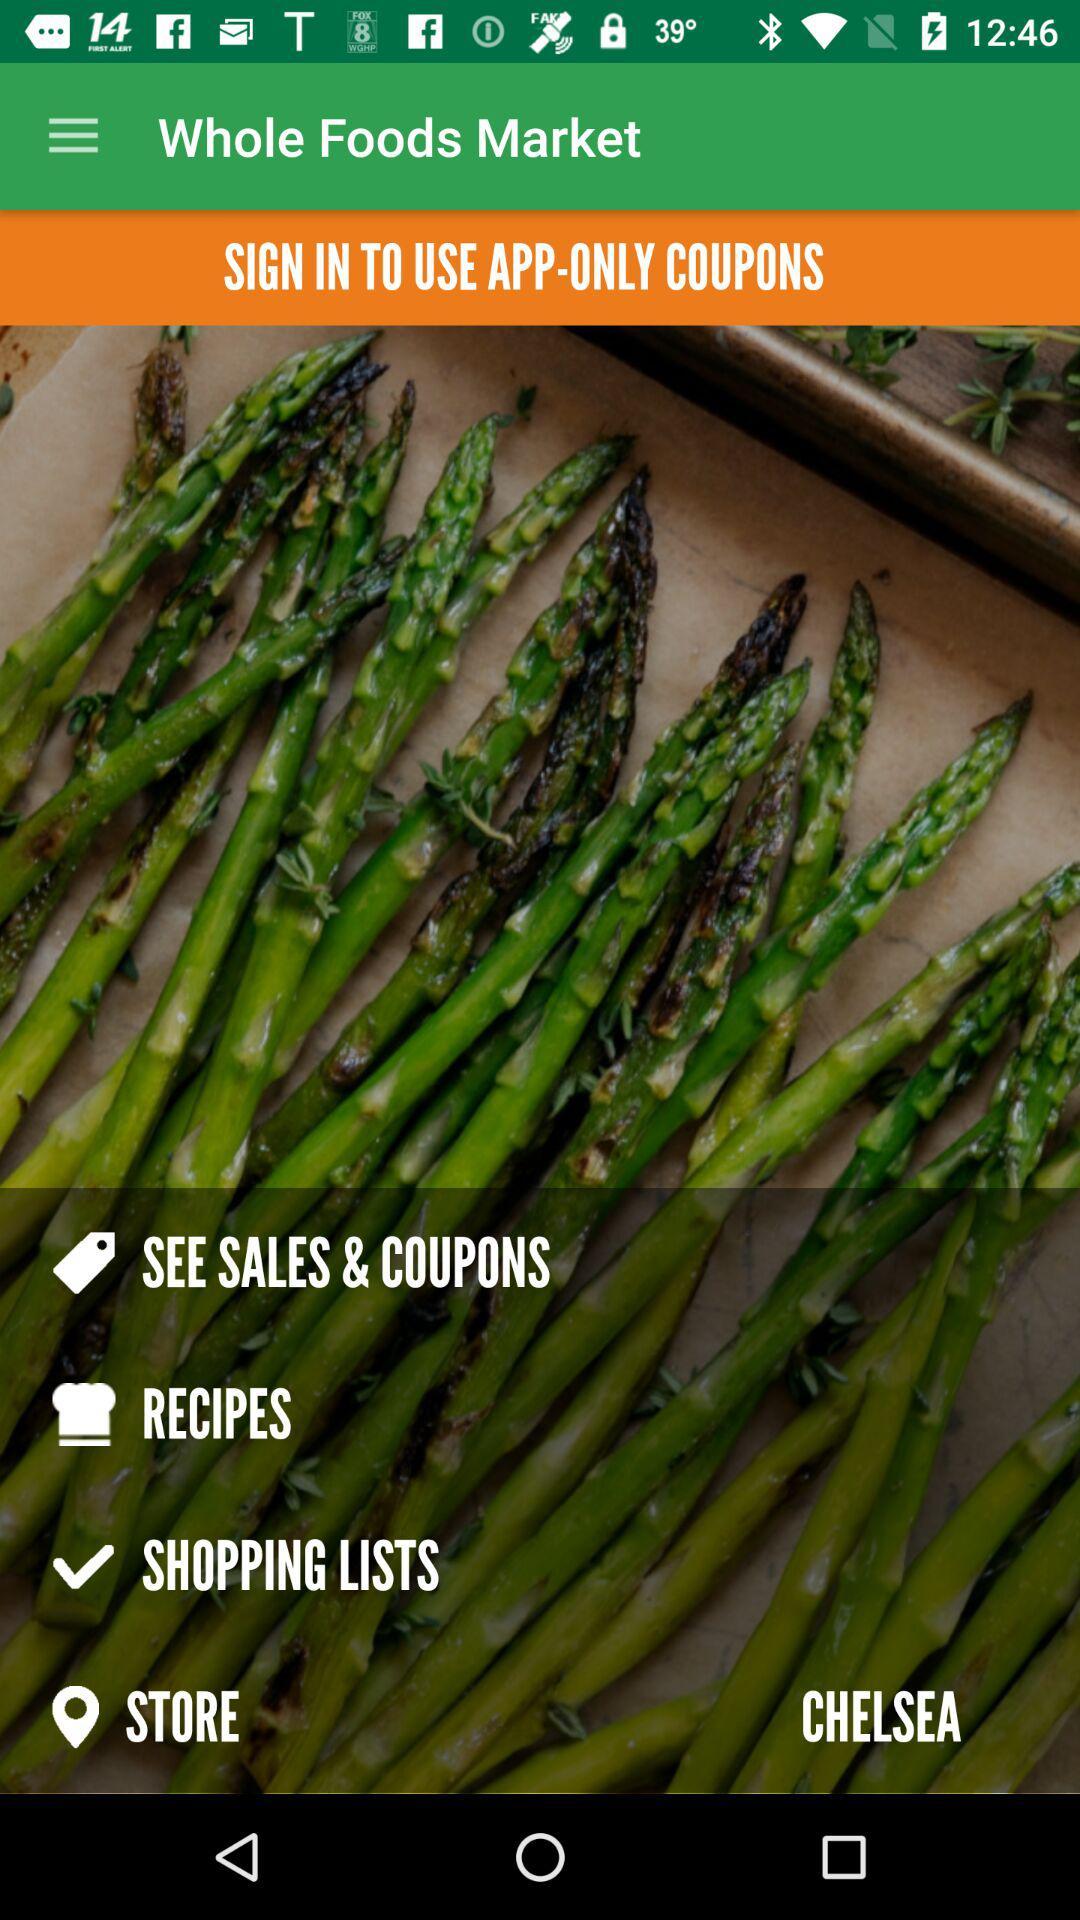 The height and width of the screenshot is (1920, 1080). Describe the element at coordinates (72, 135) in the screenshot. I see `icon above the see sales & coupons item` at that location.